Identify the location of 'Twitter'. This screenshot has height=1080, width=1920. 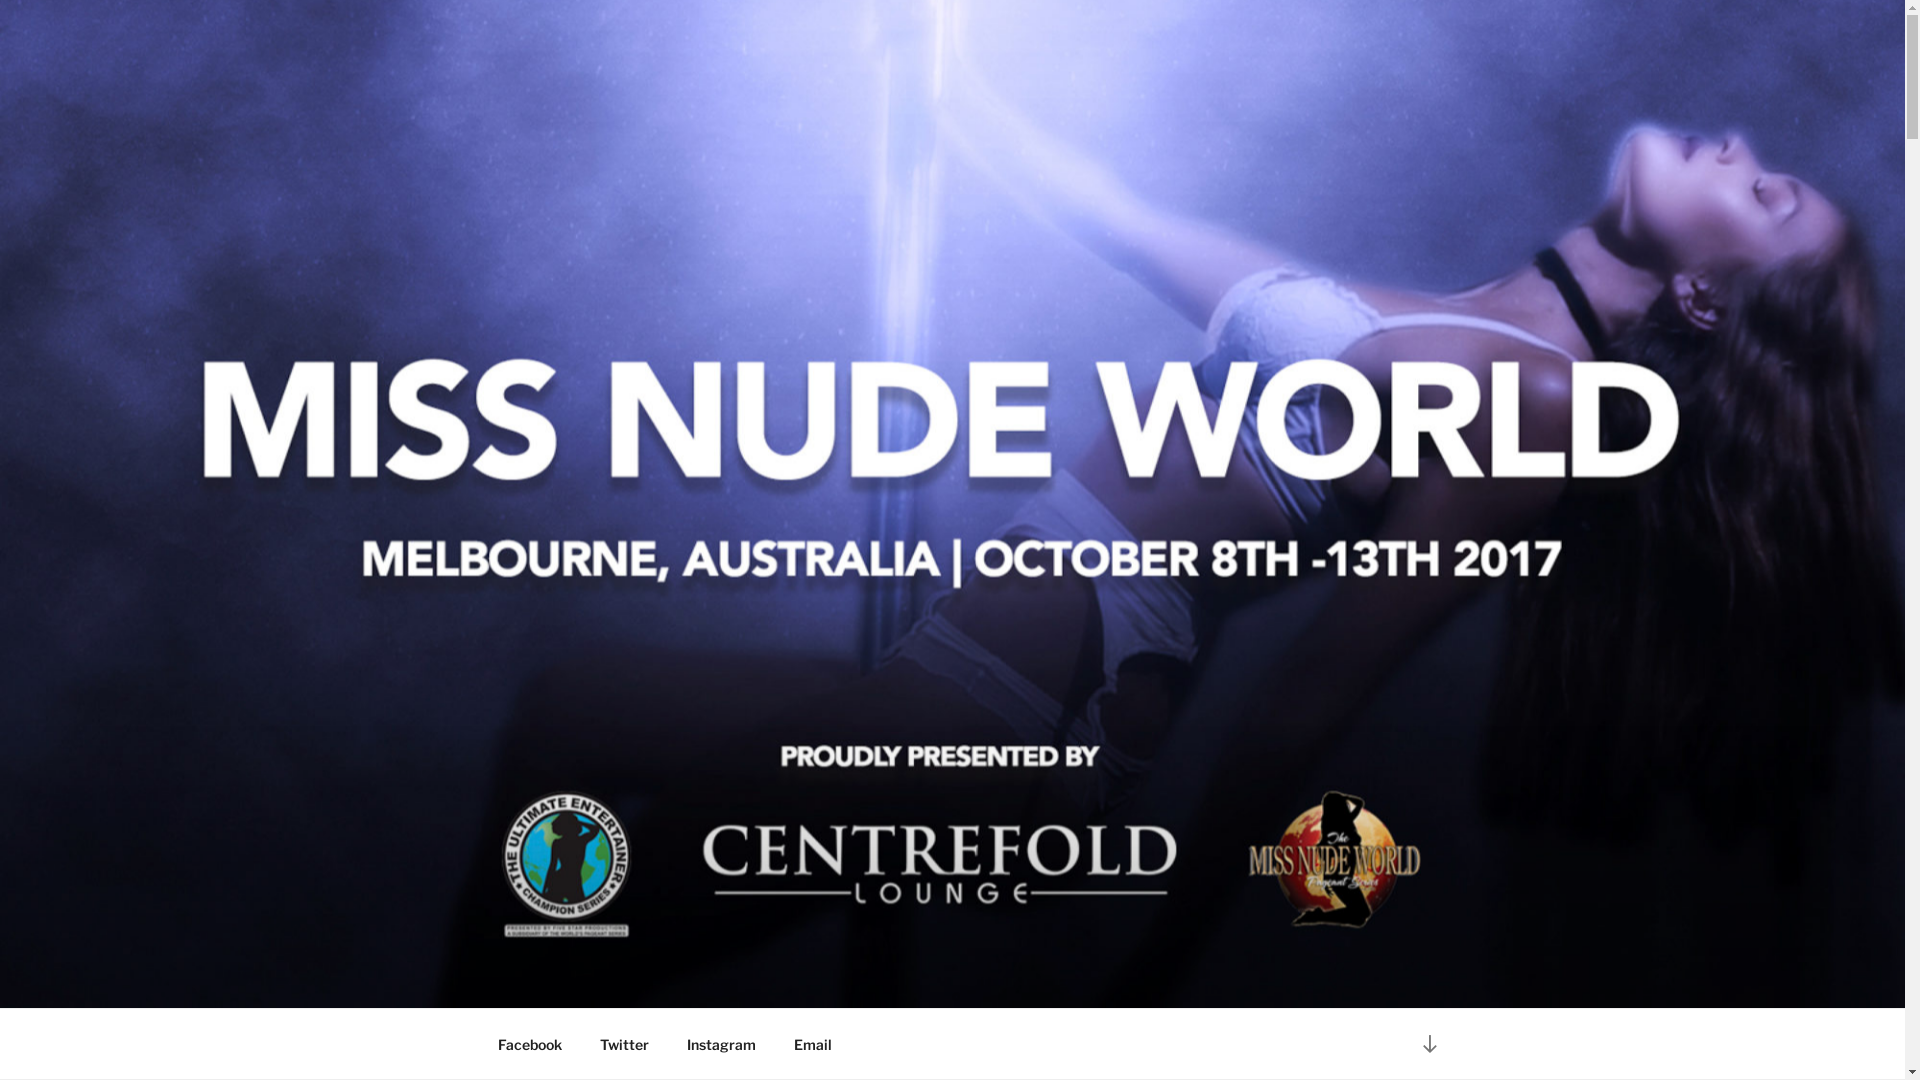
(623, 1043).